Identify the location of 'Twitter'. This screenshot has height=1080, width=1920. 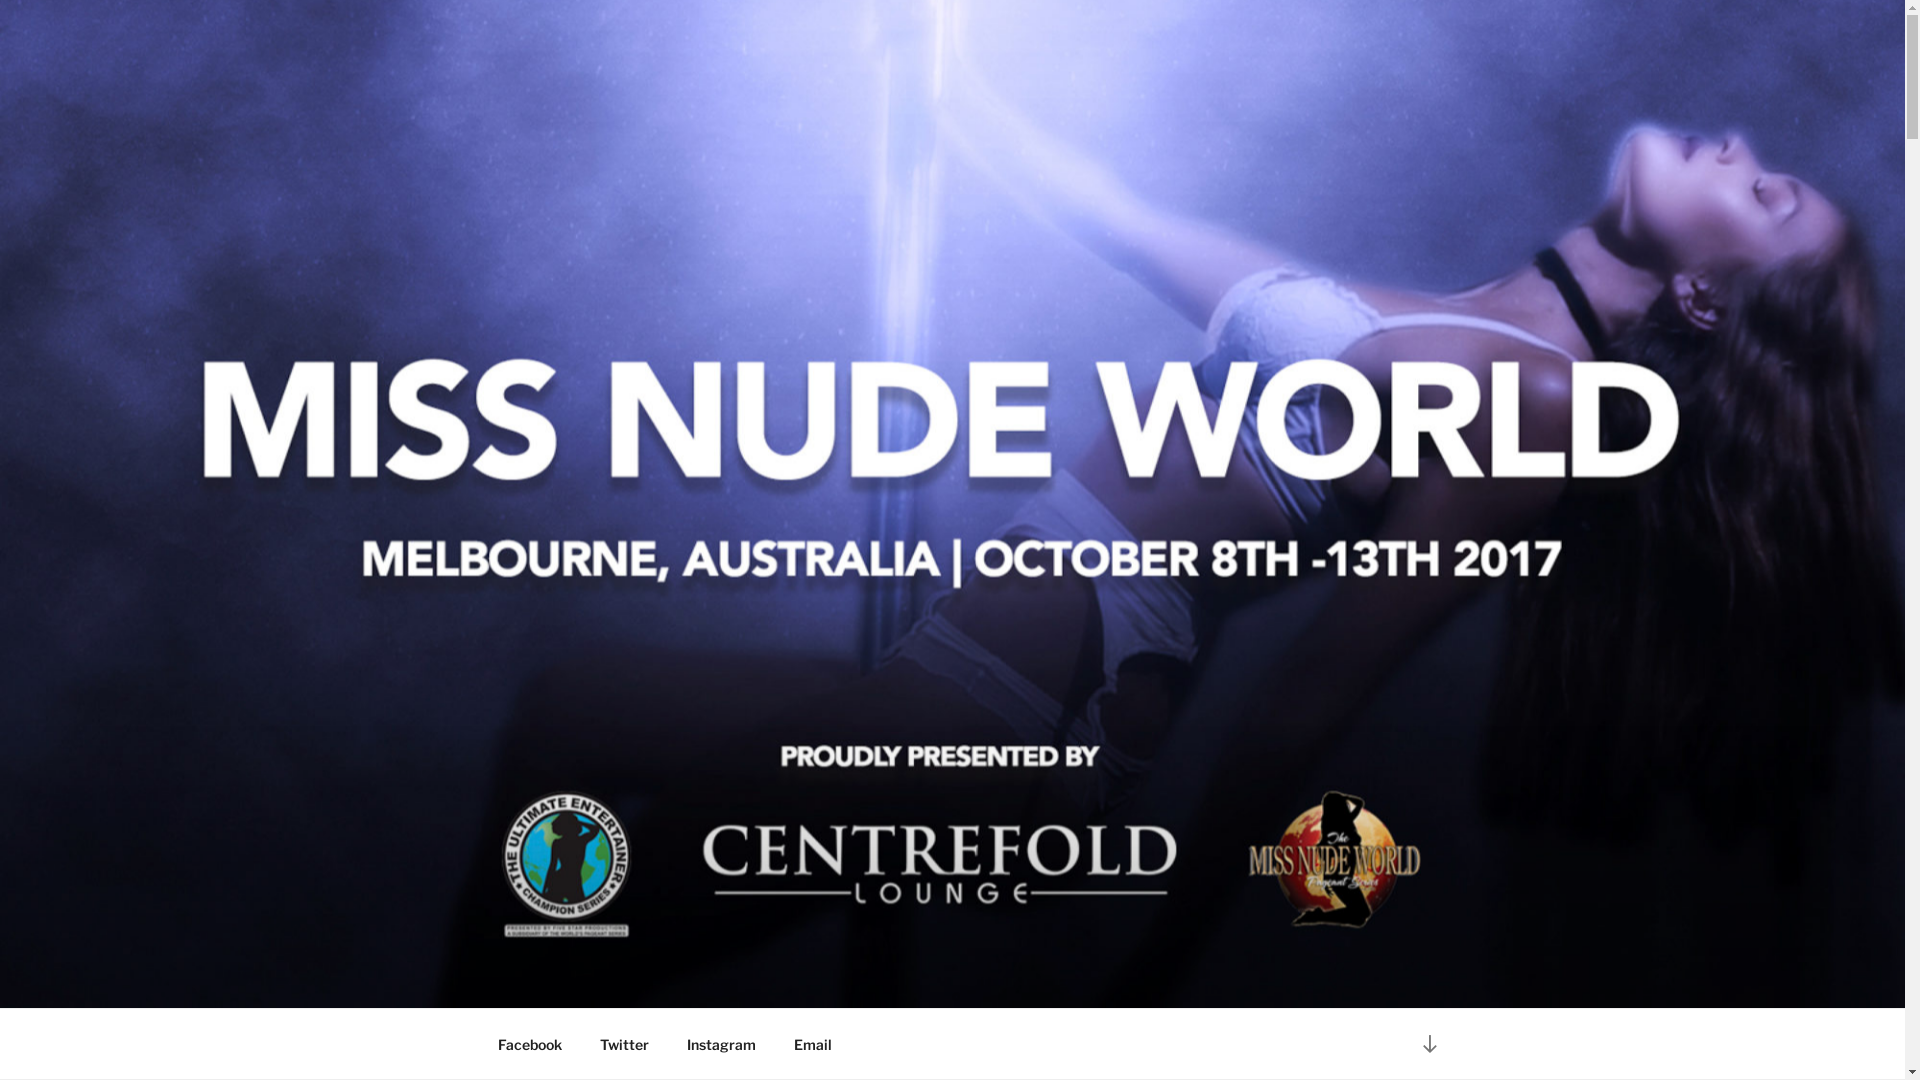
(623, 1043).